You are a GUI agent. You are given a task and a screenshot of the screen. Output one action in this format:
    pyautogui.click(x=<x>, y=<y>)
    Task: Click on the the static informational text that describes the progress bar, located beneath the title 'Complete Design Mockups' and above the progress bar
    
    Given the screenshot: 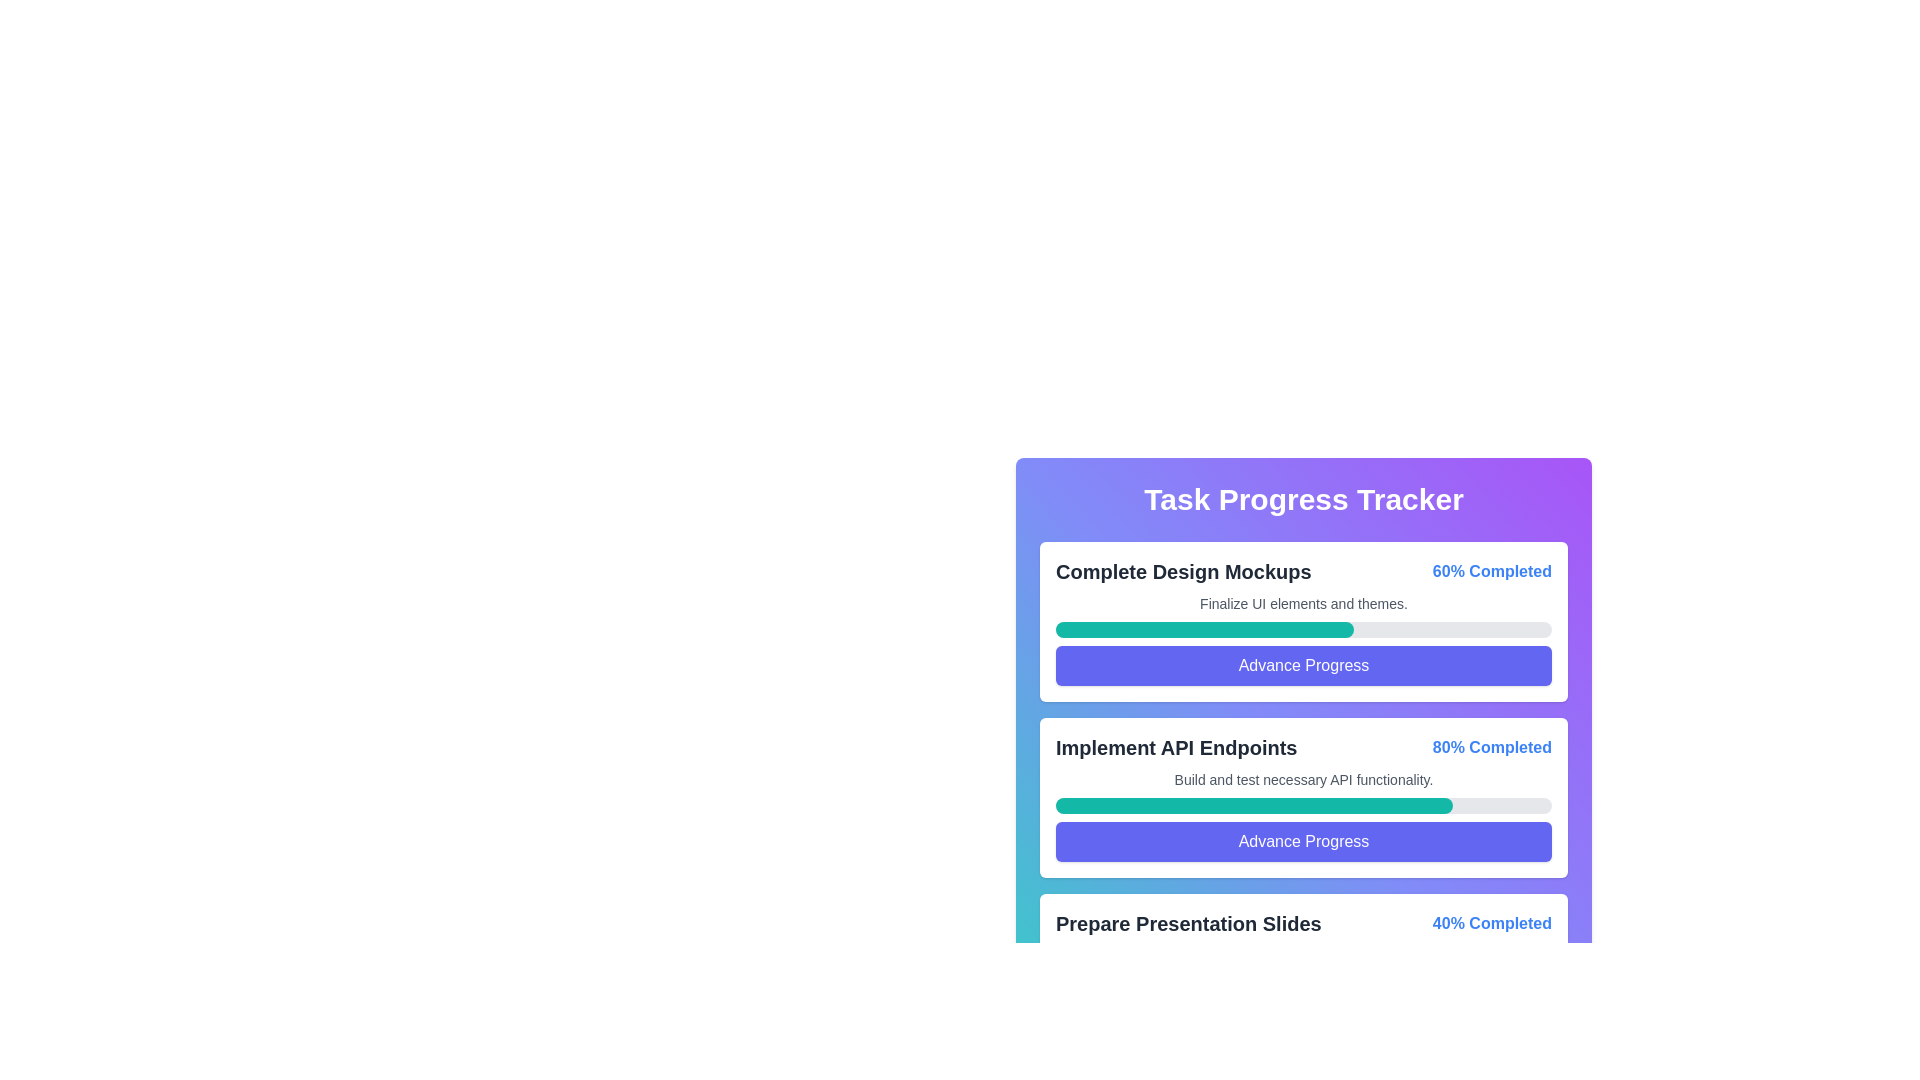 What is the action you would take?
    pyautogui.click(x=1304, y=603)
    